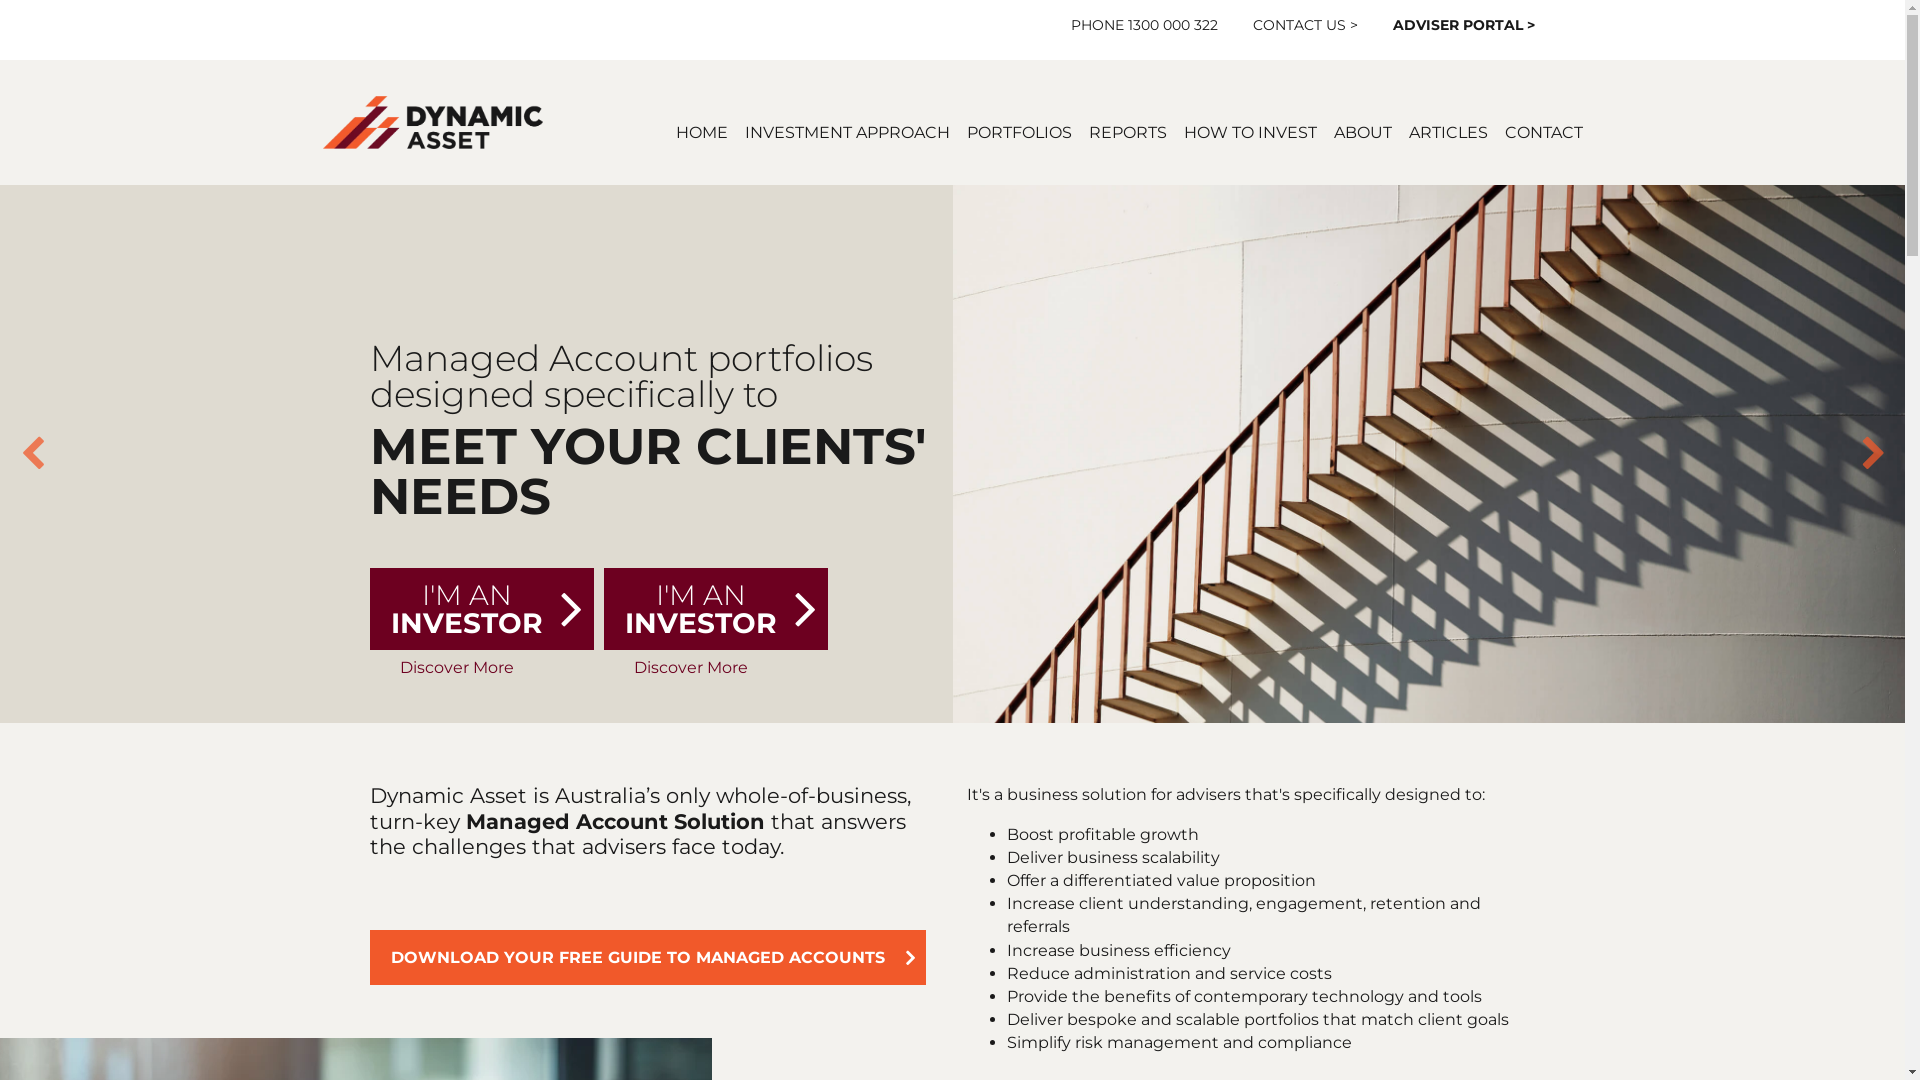 The width and height of the screenshot is (1920, 1080). I want to click on 'I'M AN, so click(369, 608).